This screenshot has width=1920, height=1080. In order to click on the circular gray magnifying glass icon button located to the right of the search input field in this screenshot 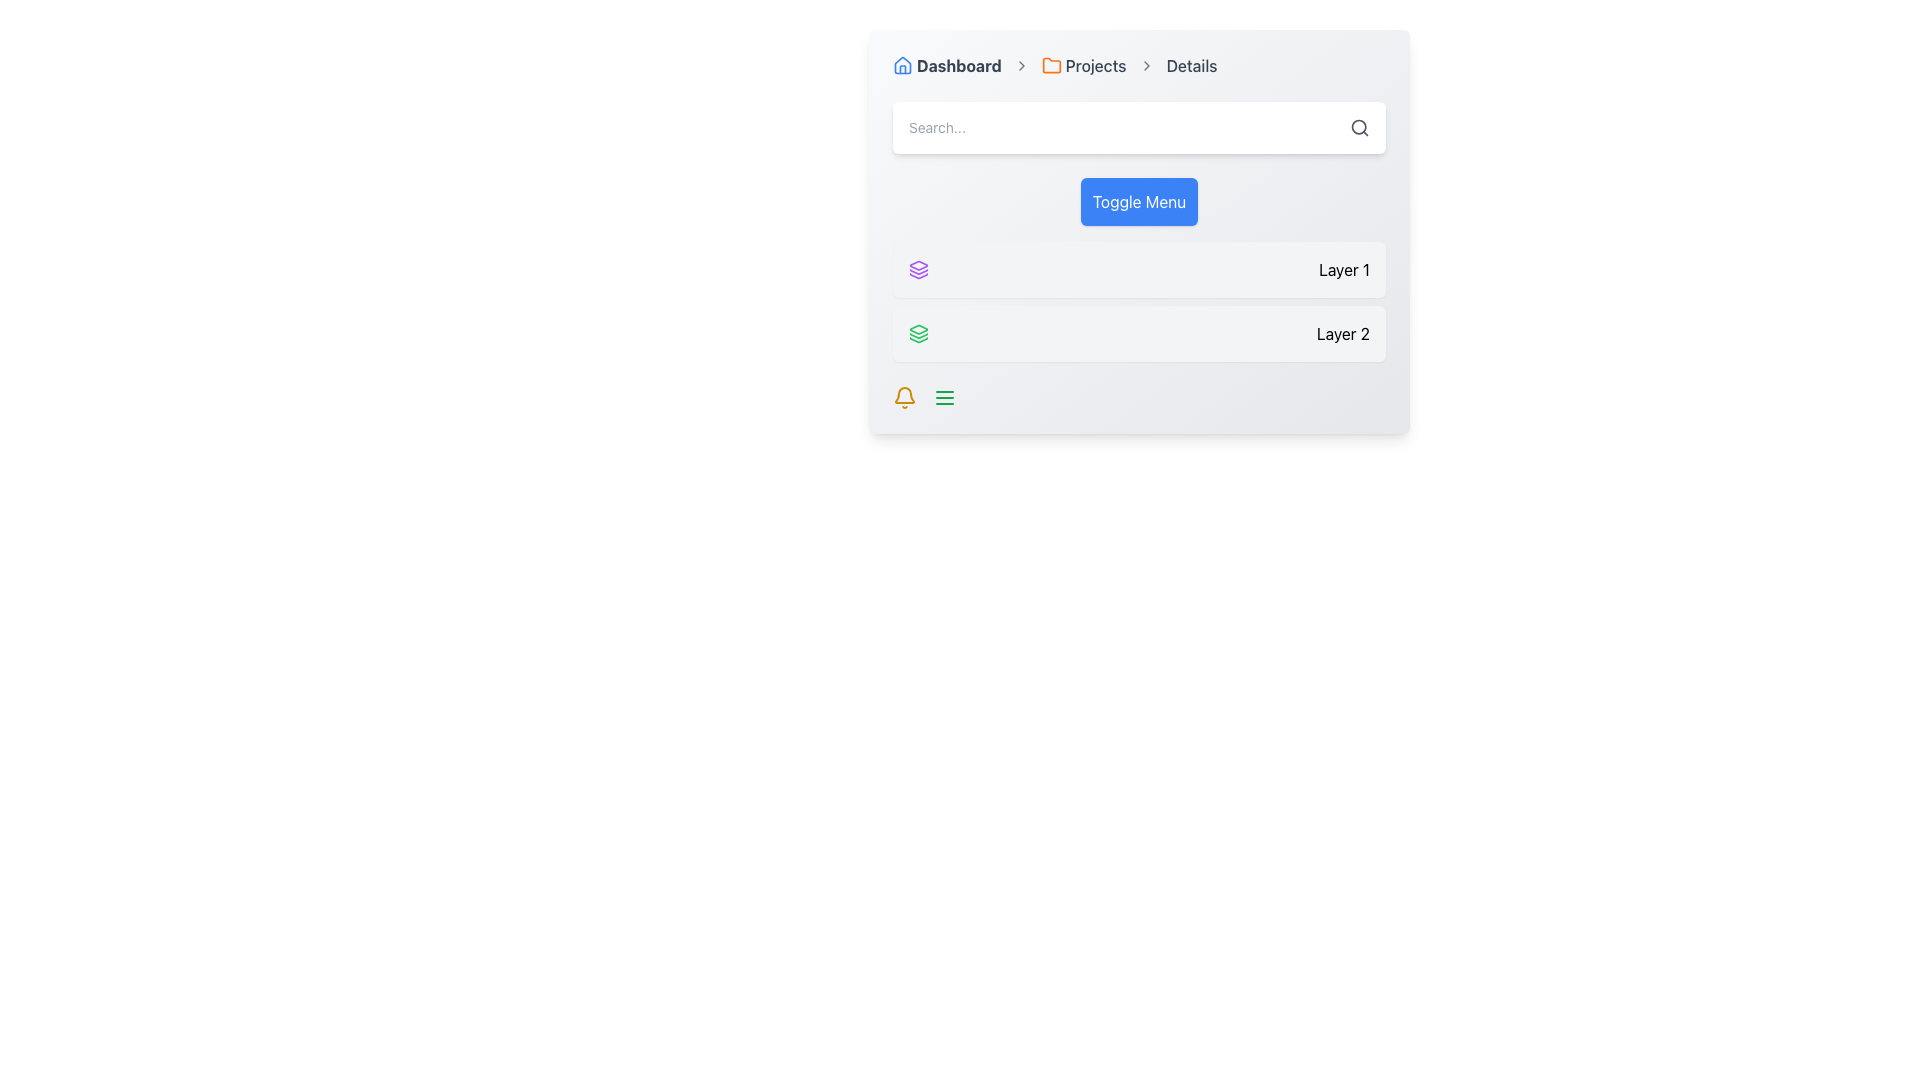, I will do `click(1359, 127)`.